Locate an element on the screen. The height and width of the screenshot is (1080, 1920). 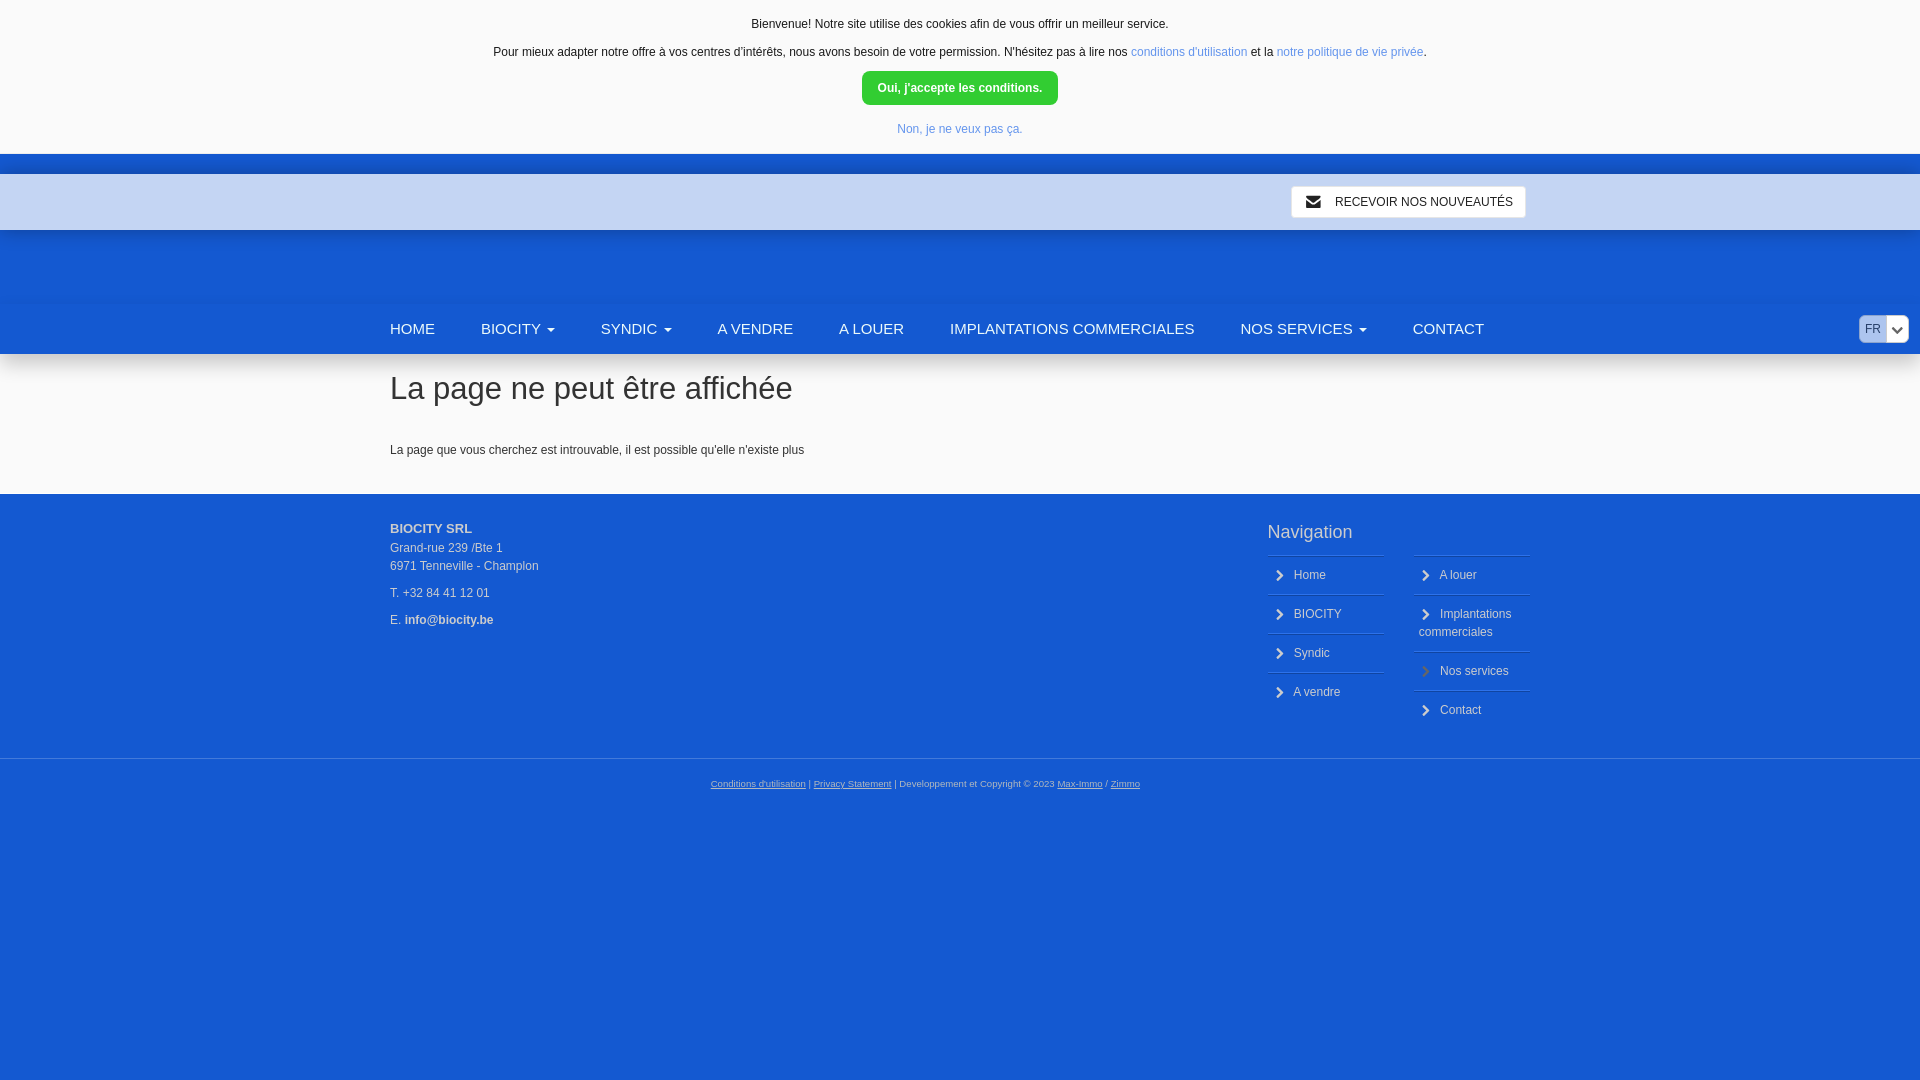
'Contact' is located at coordinates (1413, 708).